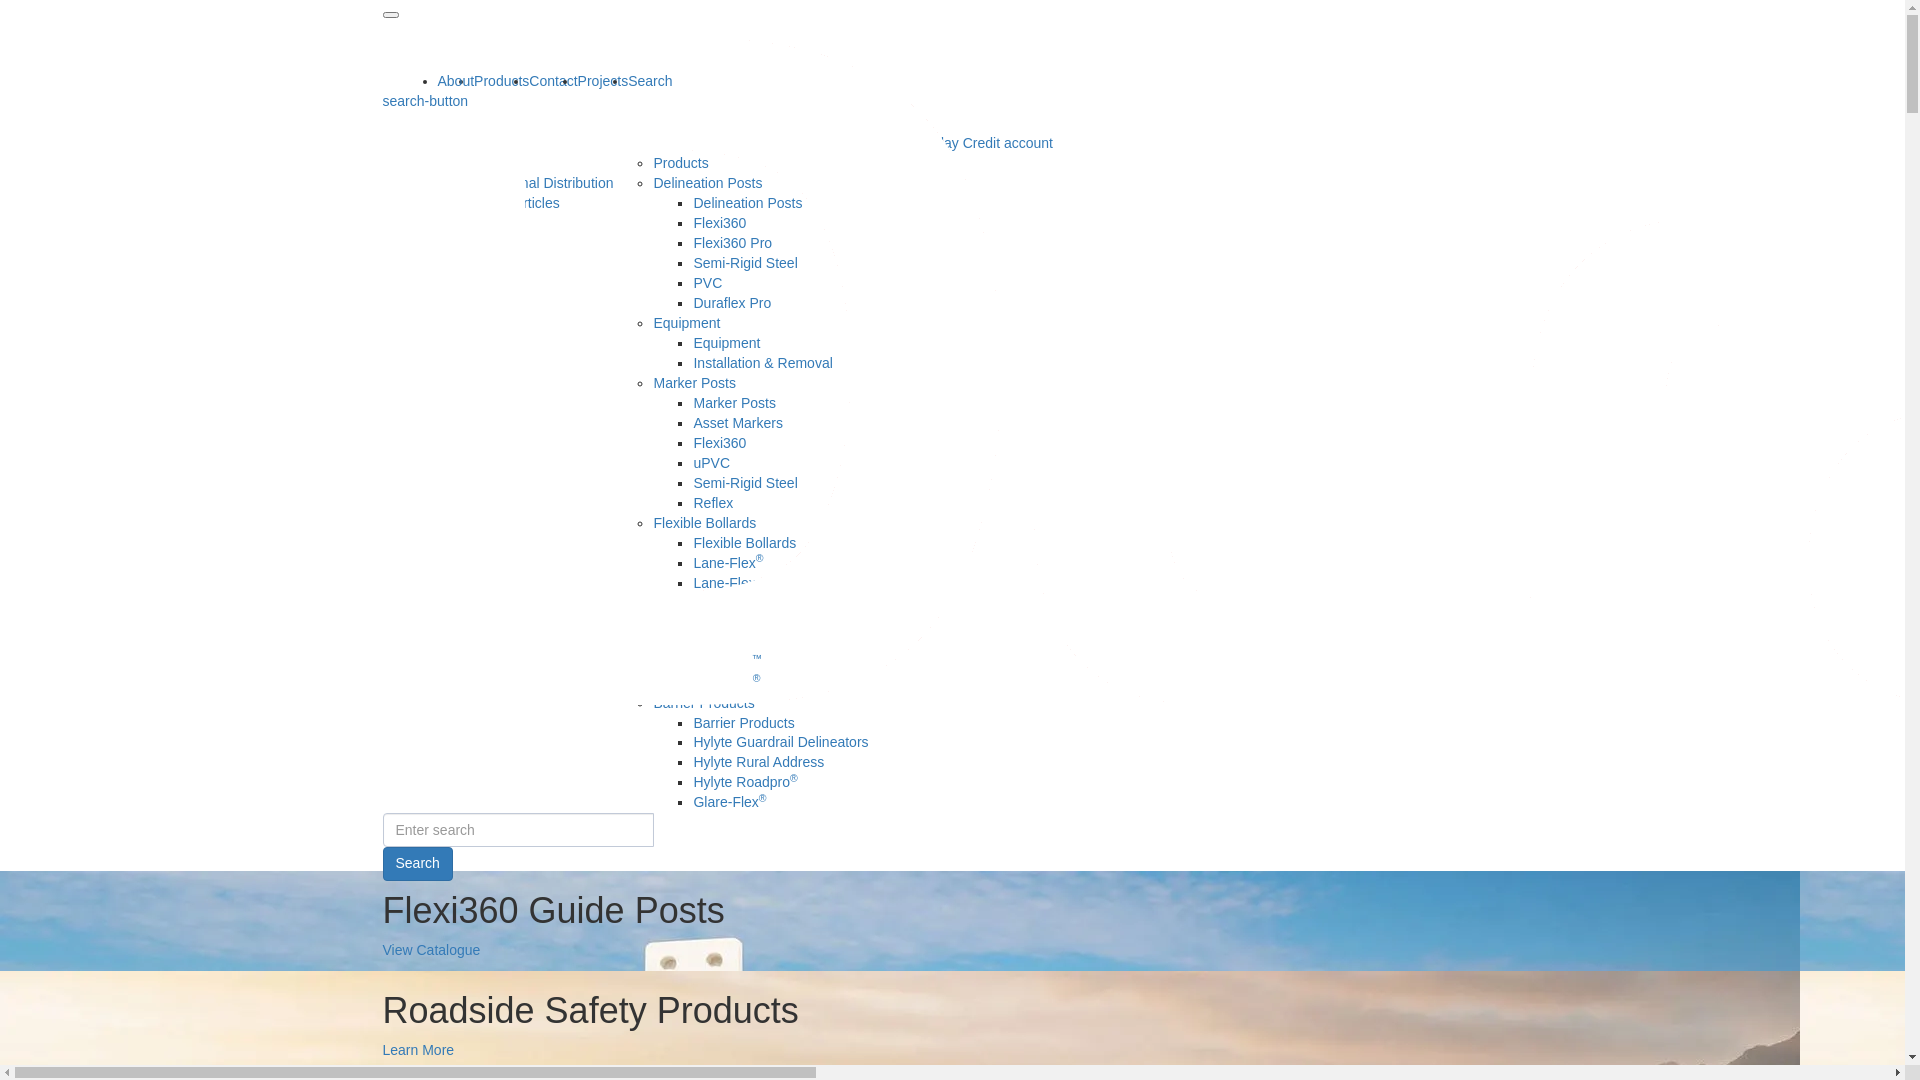 This screenshot has width=1920, height=1080. What do you see at coordinates (743, 543) in the screenshot?
I see `'Flexible Bollards'` at bounding box center [743, 543].